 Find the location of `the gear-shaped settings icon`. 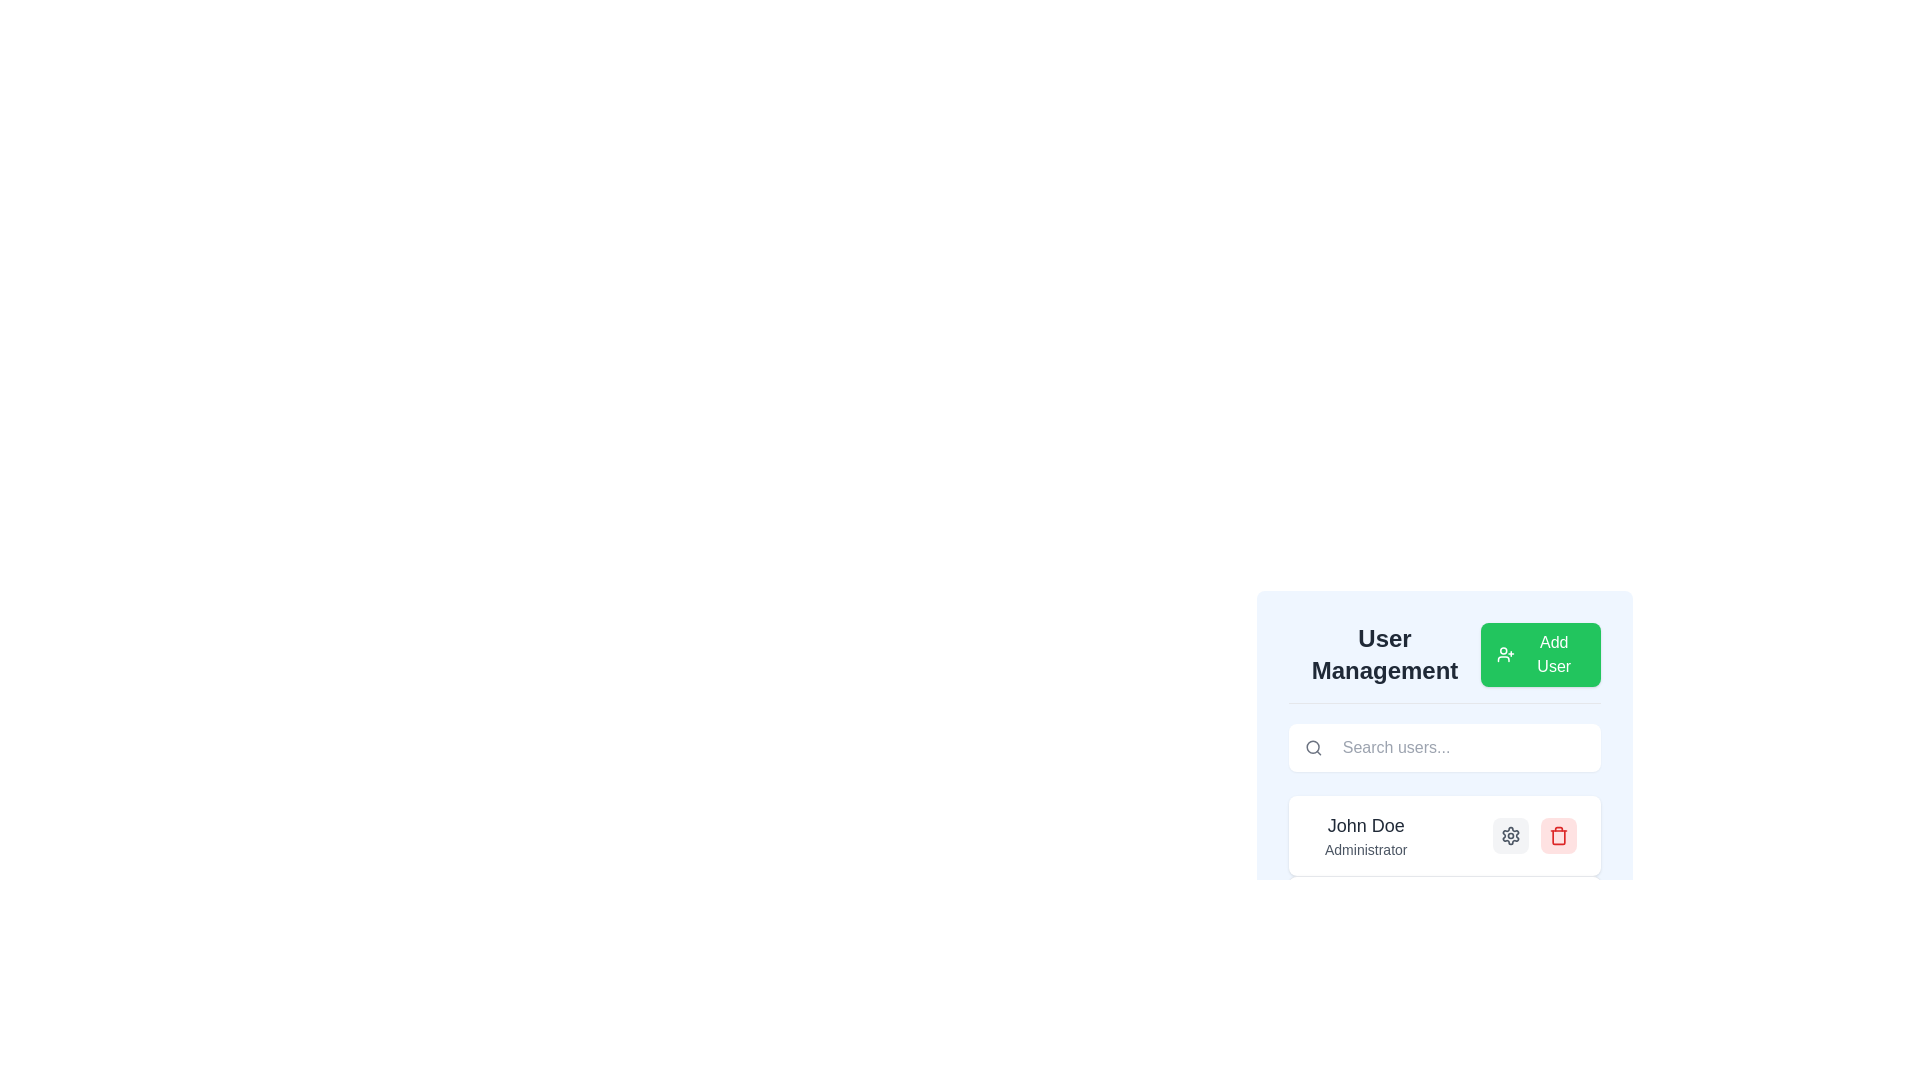

the gear-shaped settings icon is located at coordinates (1511, 836).